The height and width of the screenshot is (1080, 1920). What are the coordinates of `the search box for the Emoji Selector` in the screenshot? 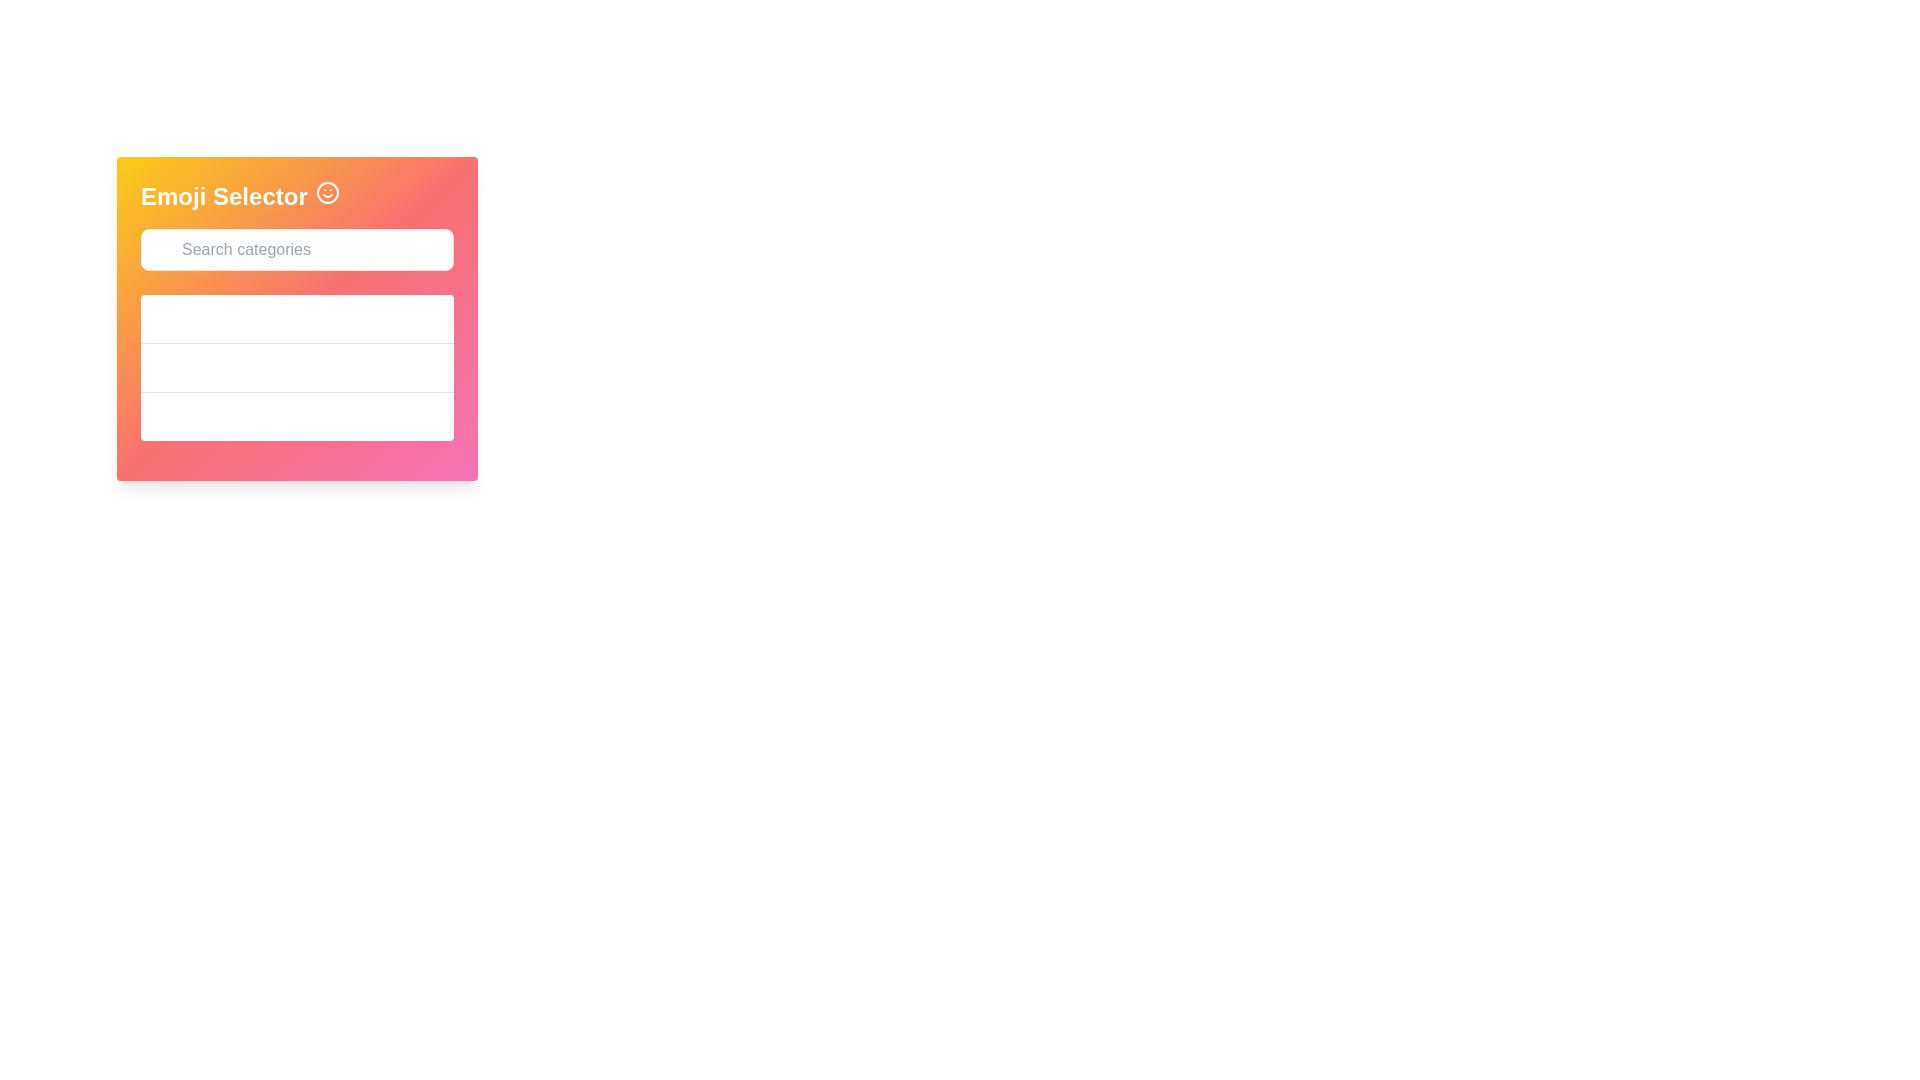 It's located at (296, 249).